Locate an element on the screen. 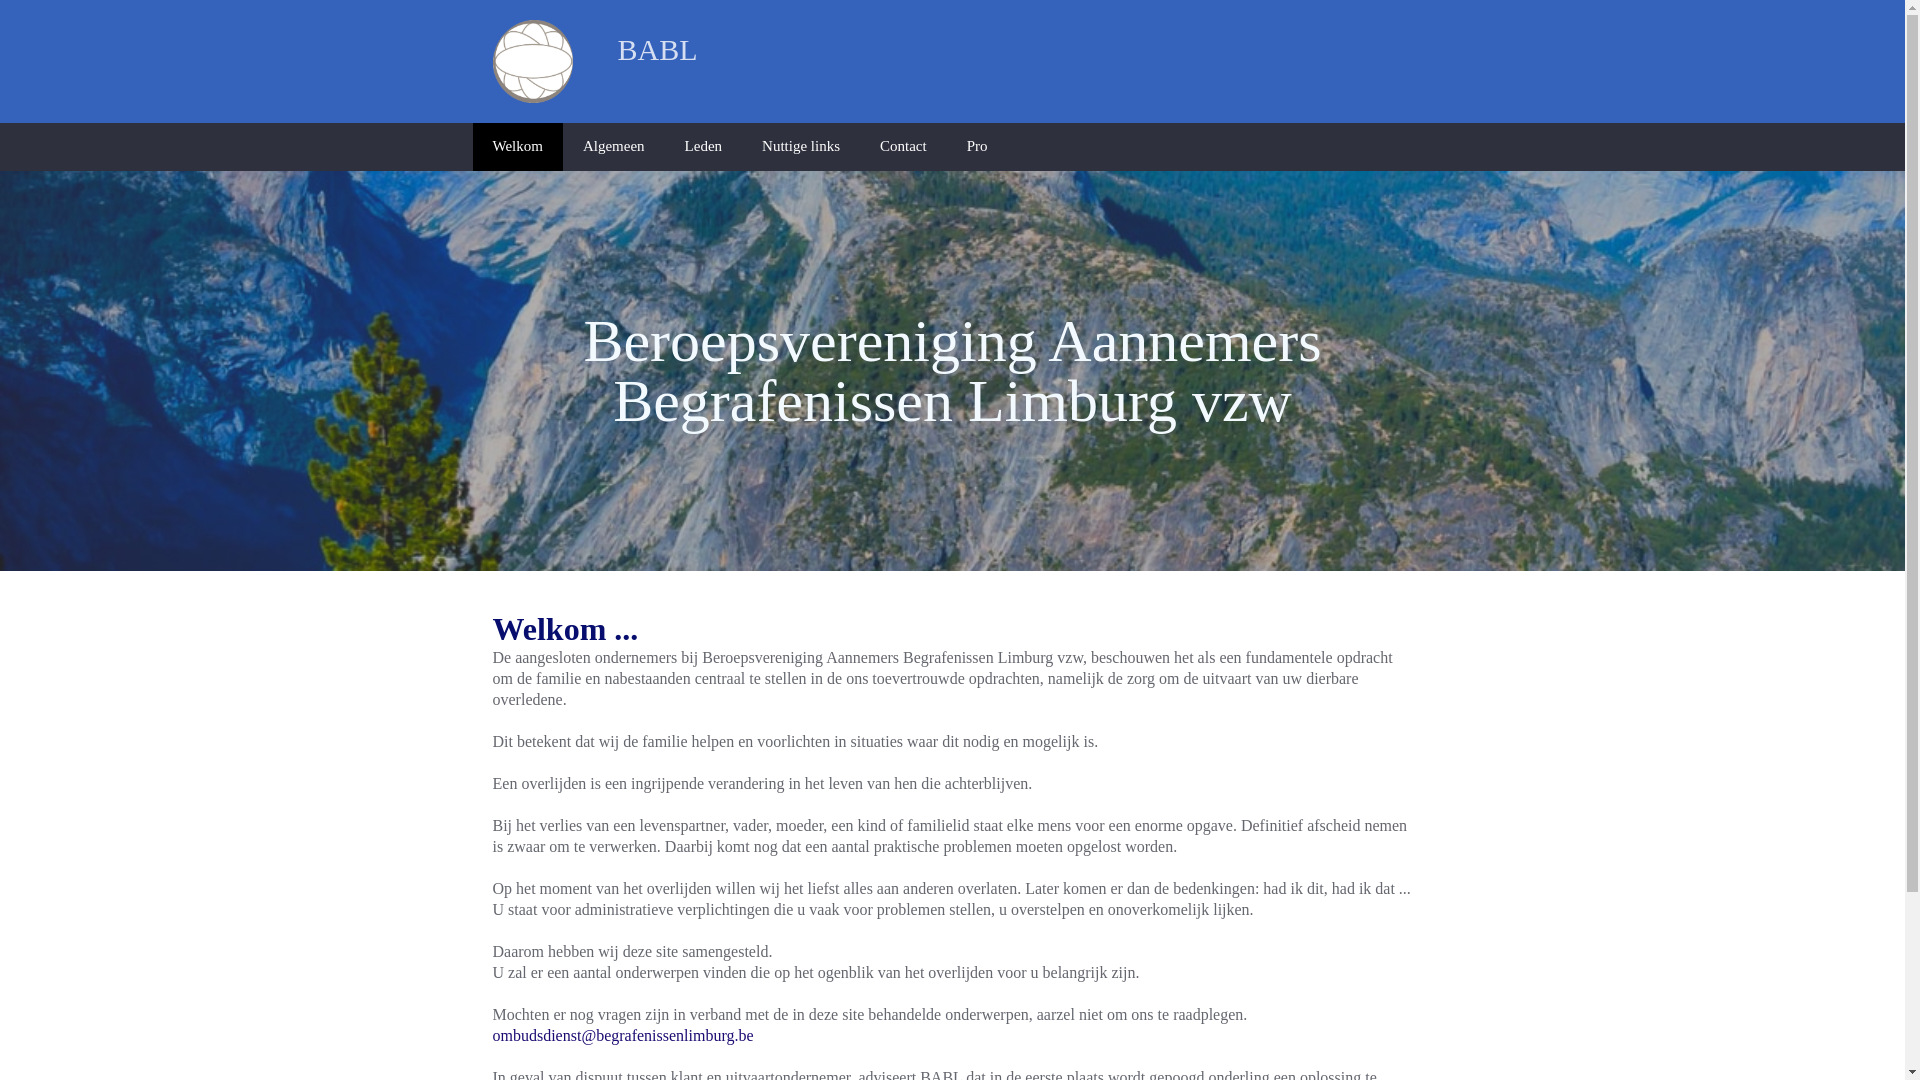 Image resolution: width=1920 pixels, height=1080 pixels. 'Welkom' is located at coordinates (517, 145).